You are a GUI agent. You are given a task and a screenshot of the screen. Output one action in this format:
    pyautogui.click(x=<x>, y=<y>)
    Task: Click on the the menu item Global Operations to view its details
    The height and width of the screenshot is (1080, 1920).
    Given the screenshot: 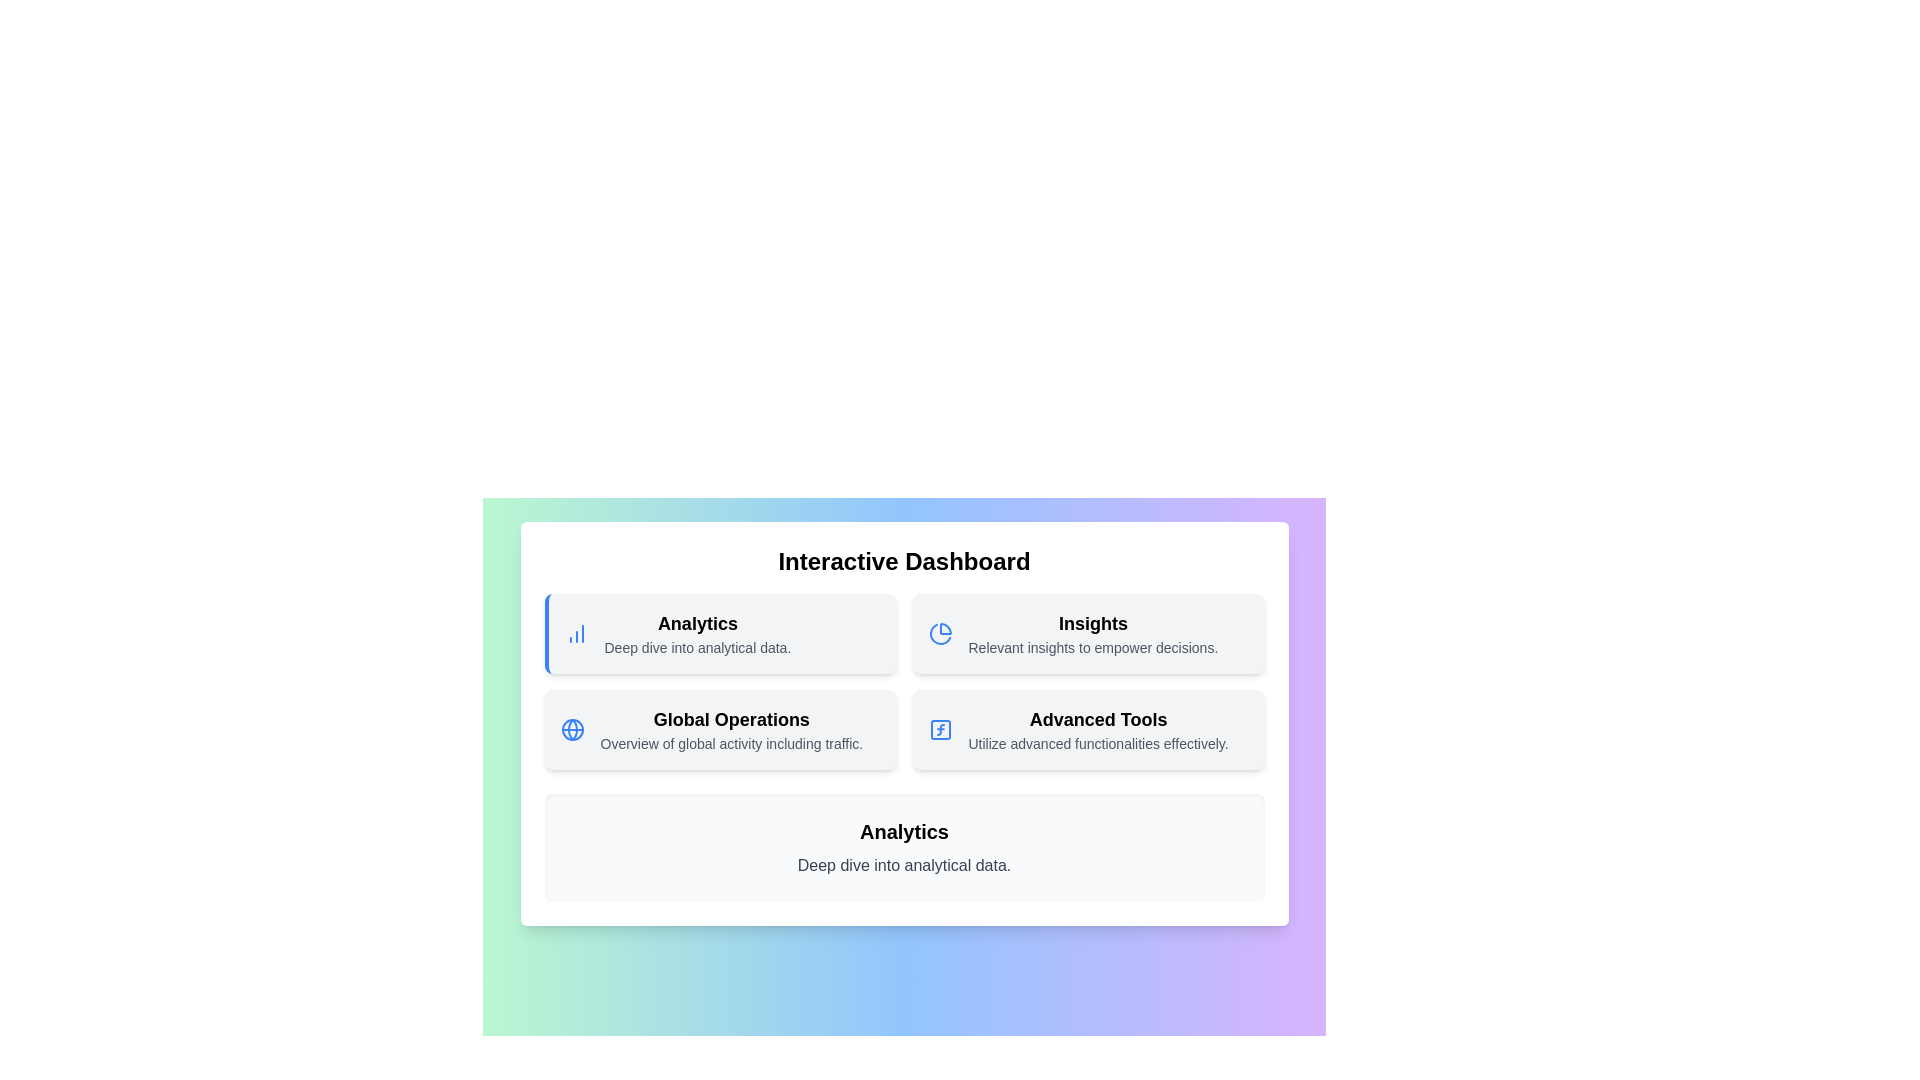 What is the action you would take?
    pyautogui.click(x=720, y=729)
    